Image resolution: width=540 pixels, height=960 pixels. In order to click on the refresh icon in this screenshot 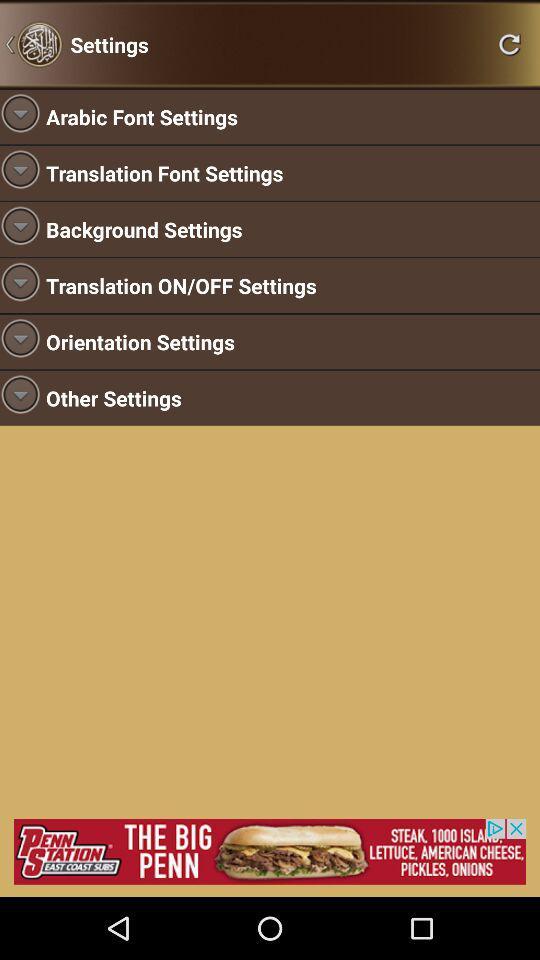, I will do `click(509, 46)`.